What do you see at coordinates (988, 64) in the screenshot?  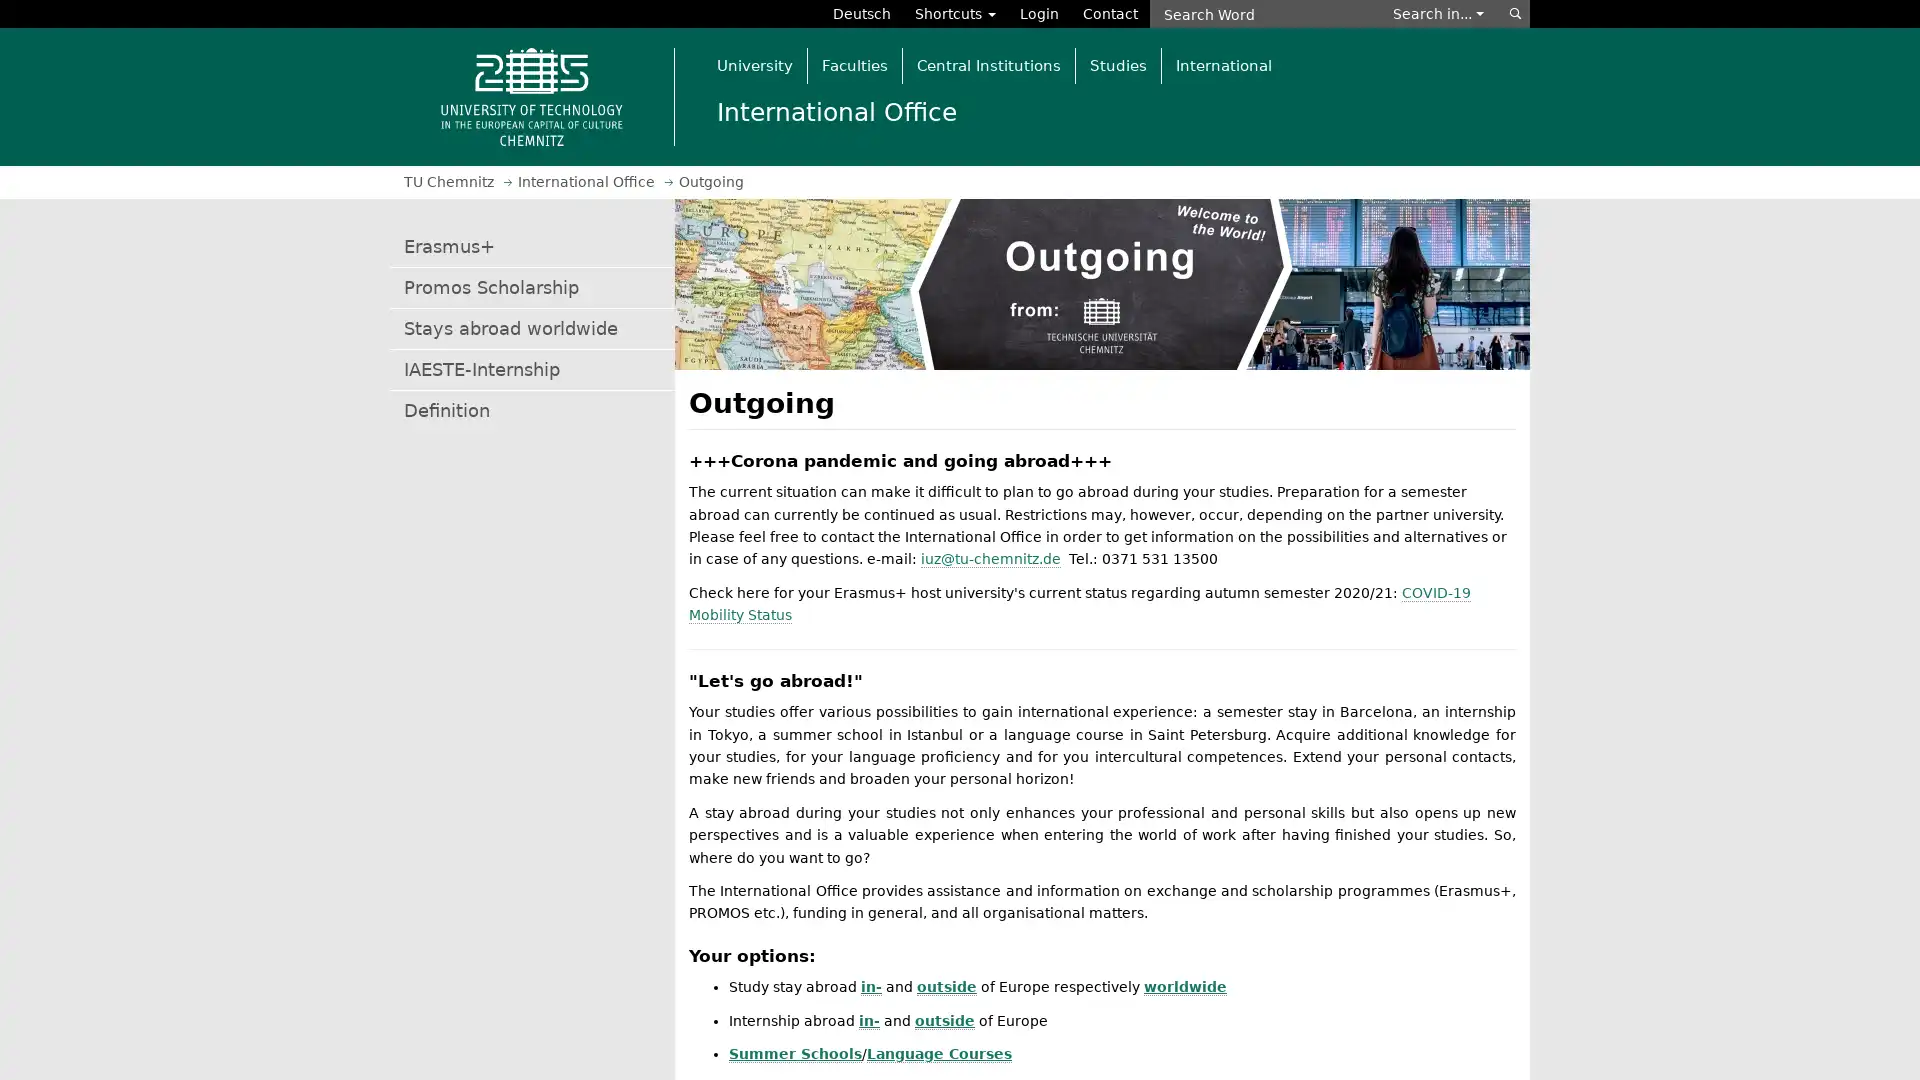 I see `Central Institutions` at bounding box center [988, 64].